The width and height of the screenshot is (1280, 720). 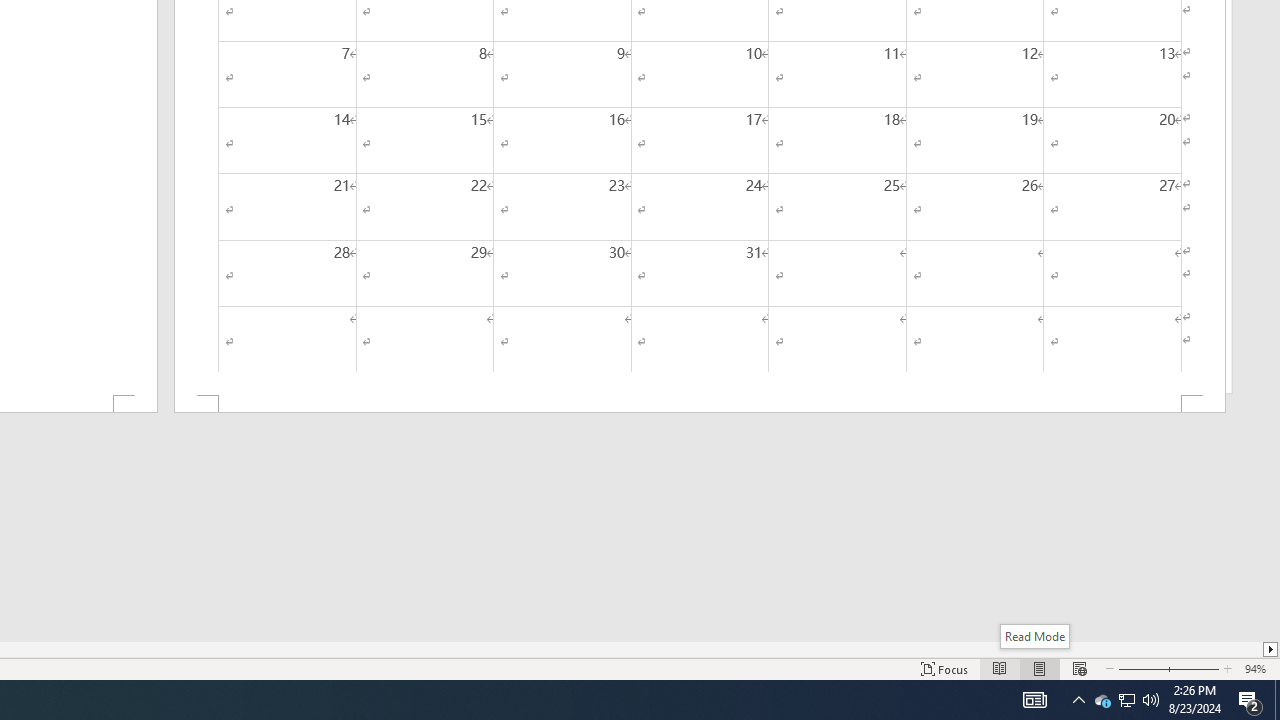 I want to click on 'Zoom In', so click(x=1193, y=669).